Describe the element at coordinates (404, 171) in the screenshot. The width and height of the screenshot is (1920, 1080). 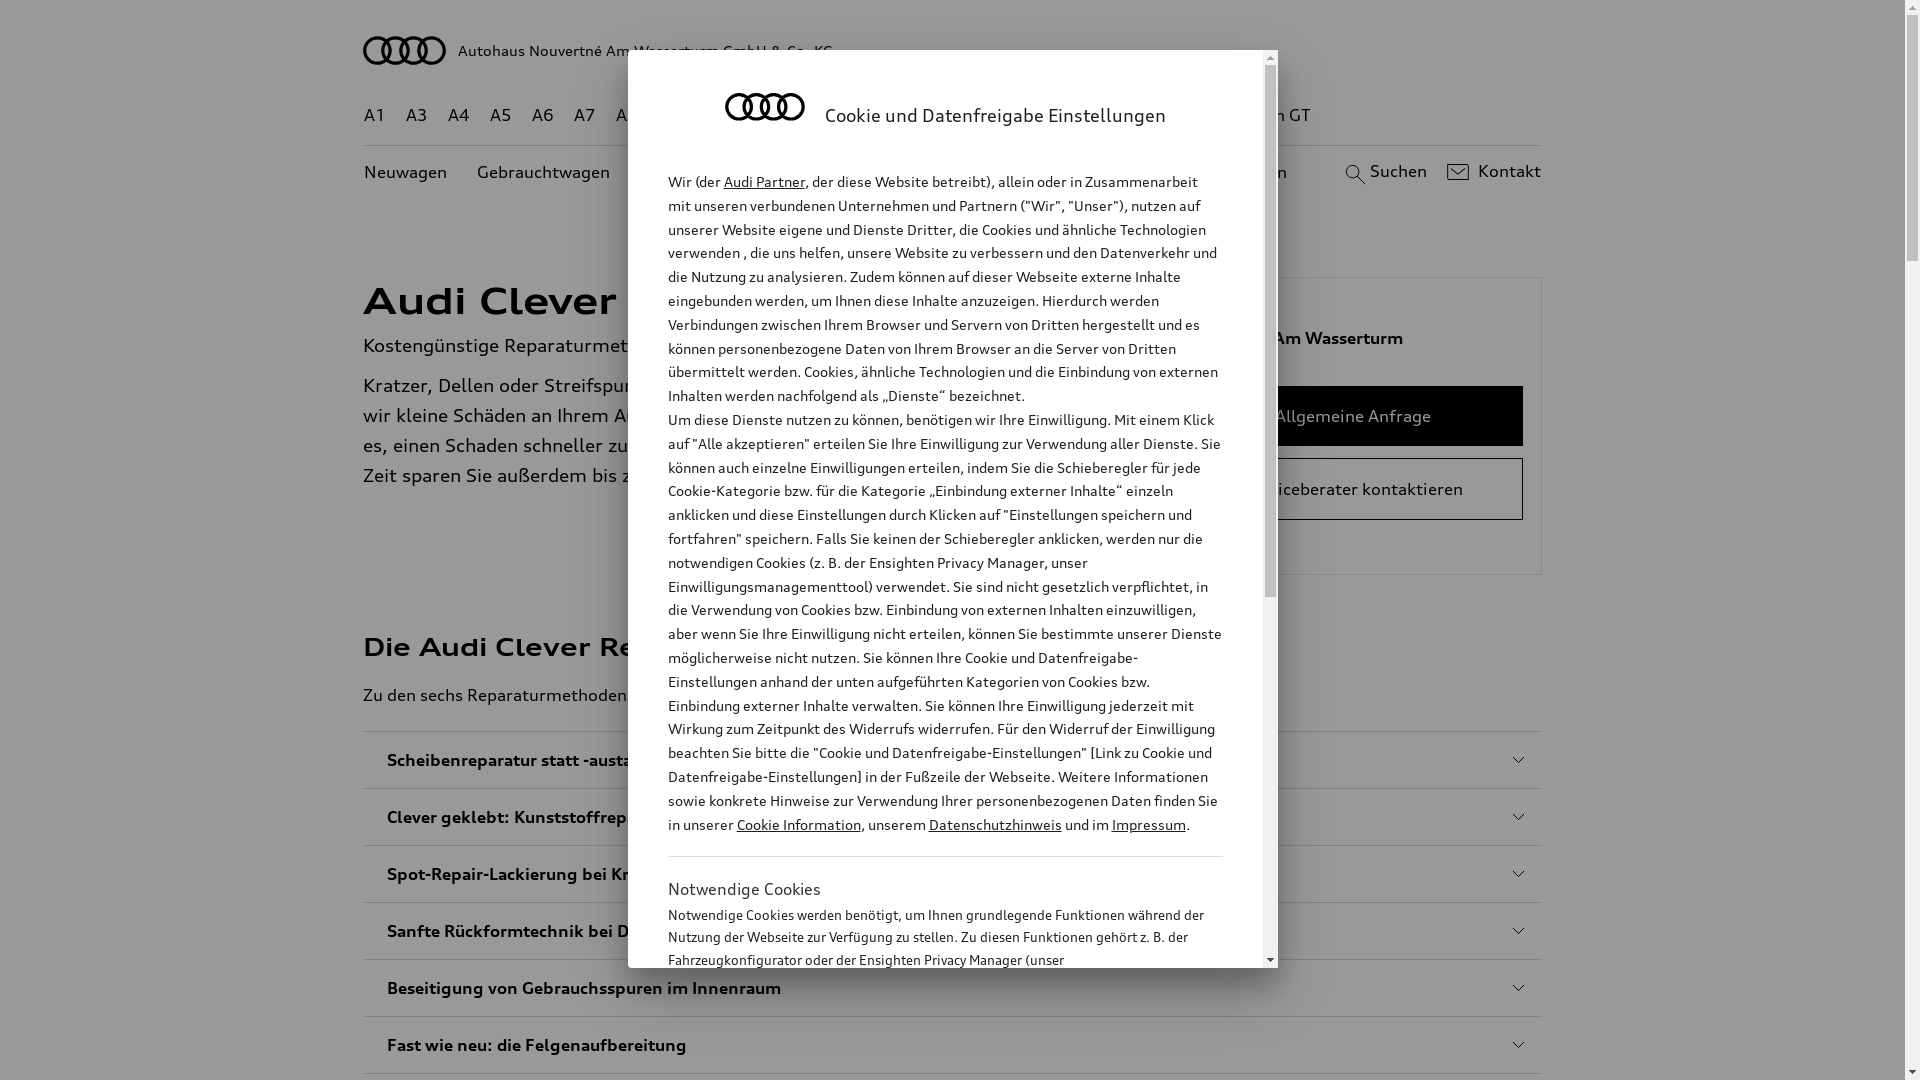
I see `'Neuwagen'` at that location.